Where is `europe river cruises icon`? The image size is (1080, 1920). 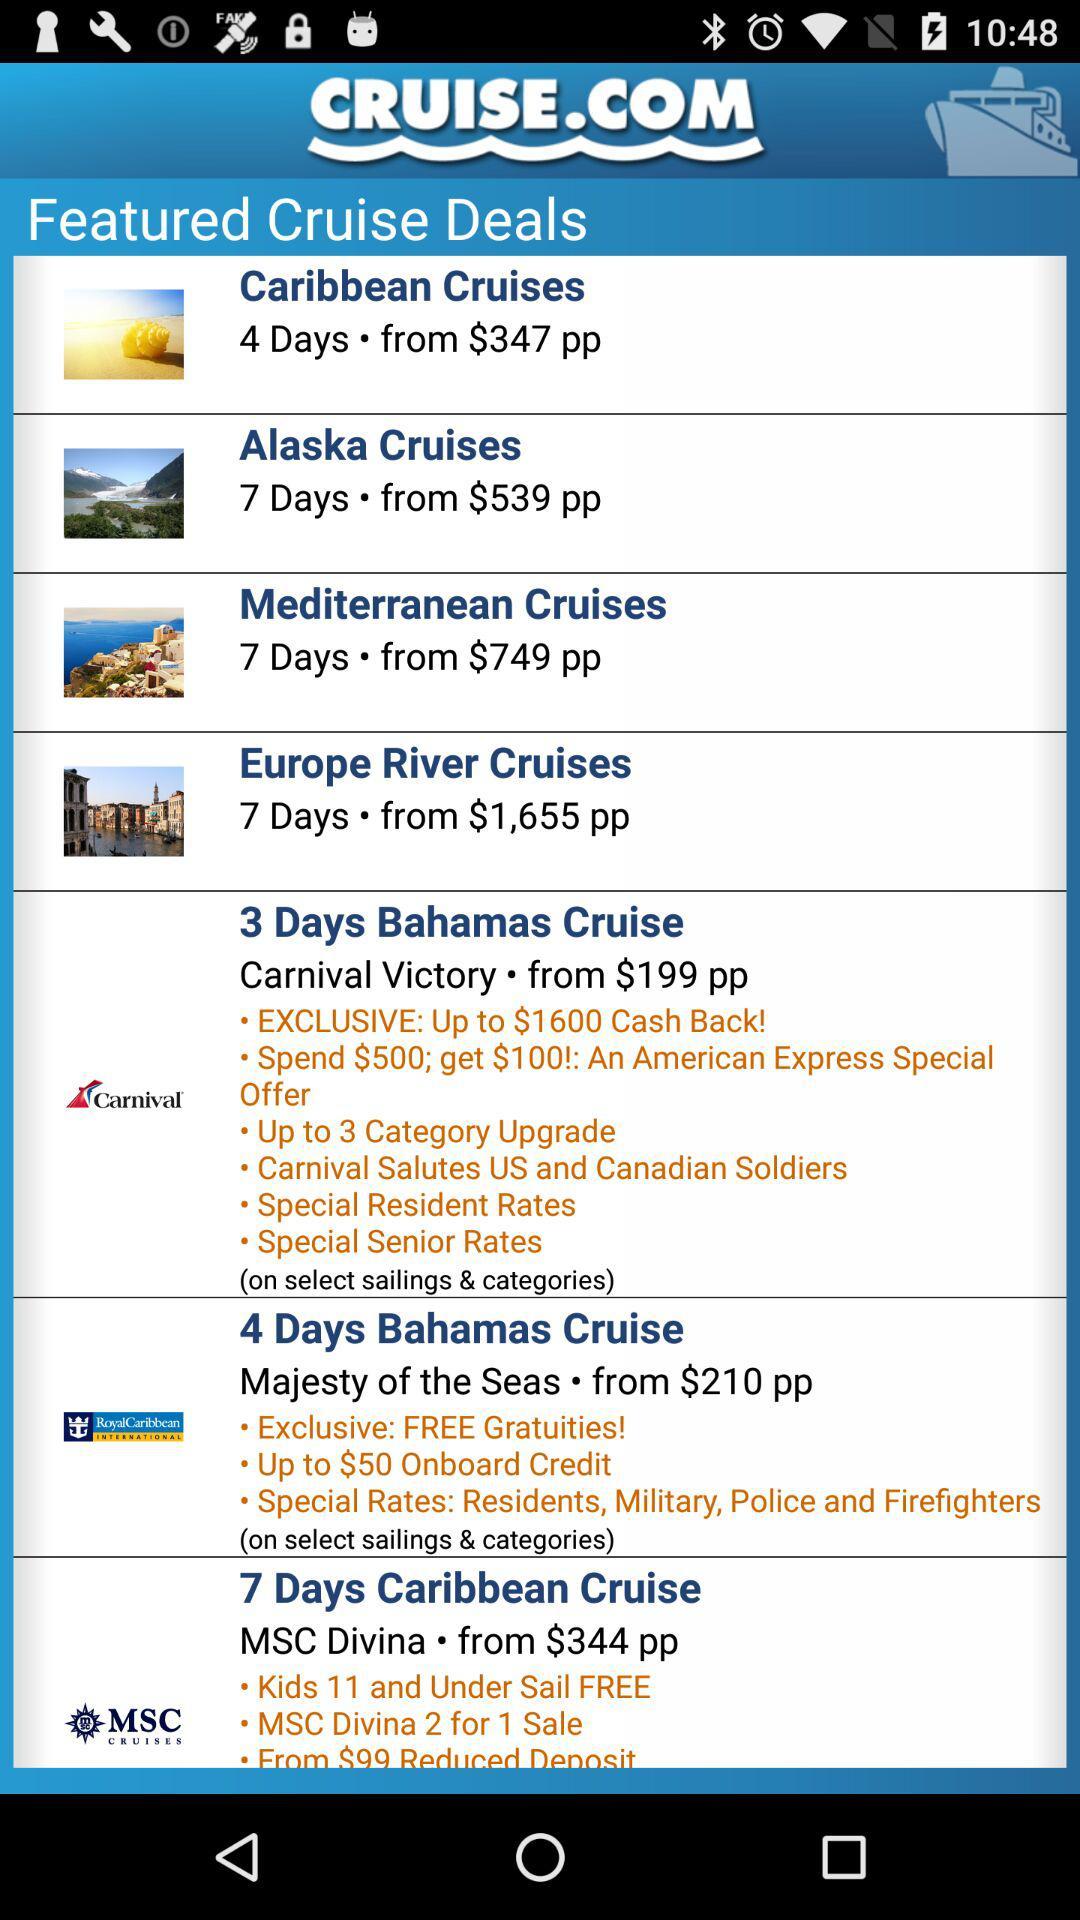 europe river cruises icon is located at coordinates (434, 760).